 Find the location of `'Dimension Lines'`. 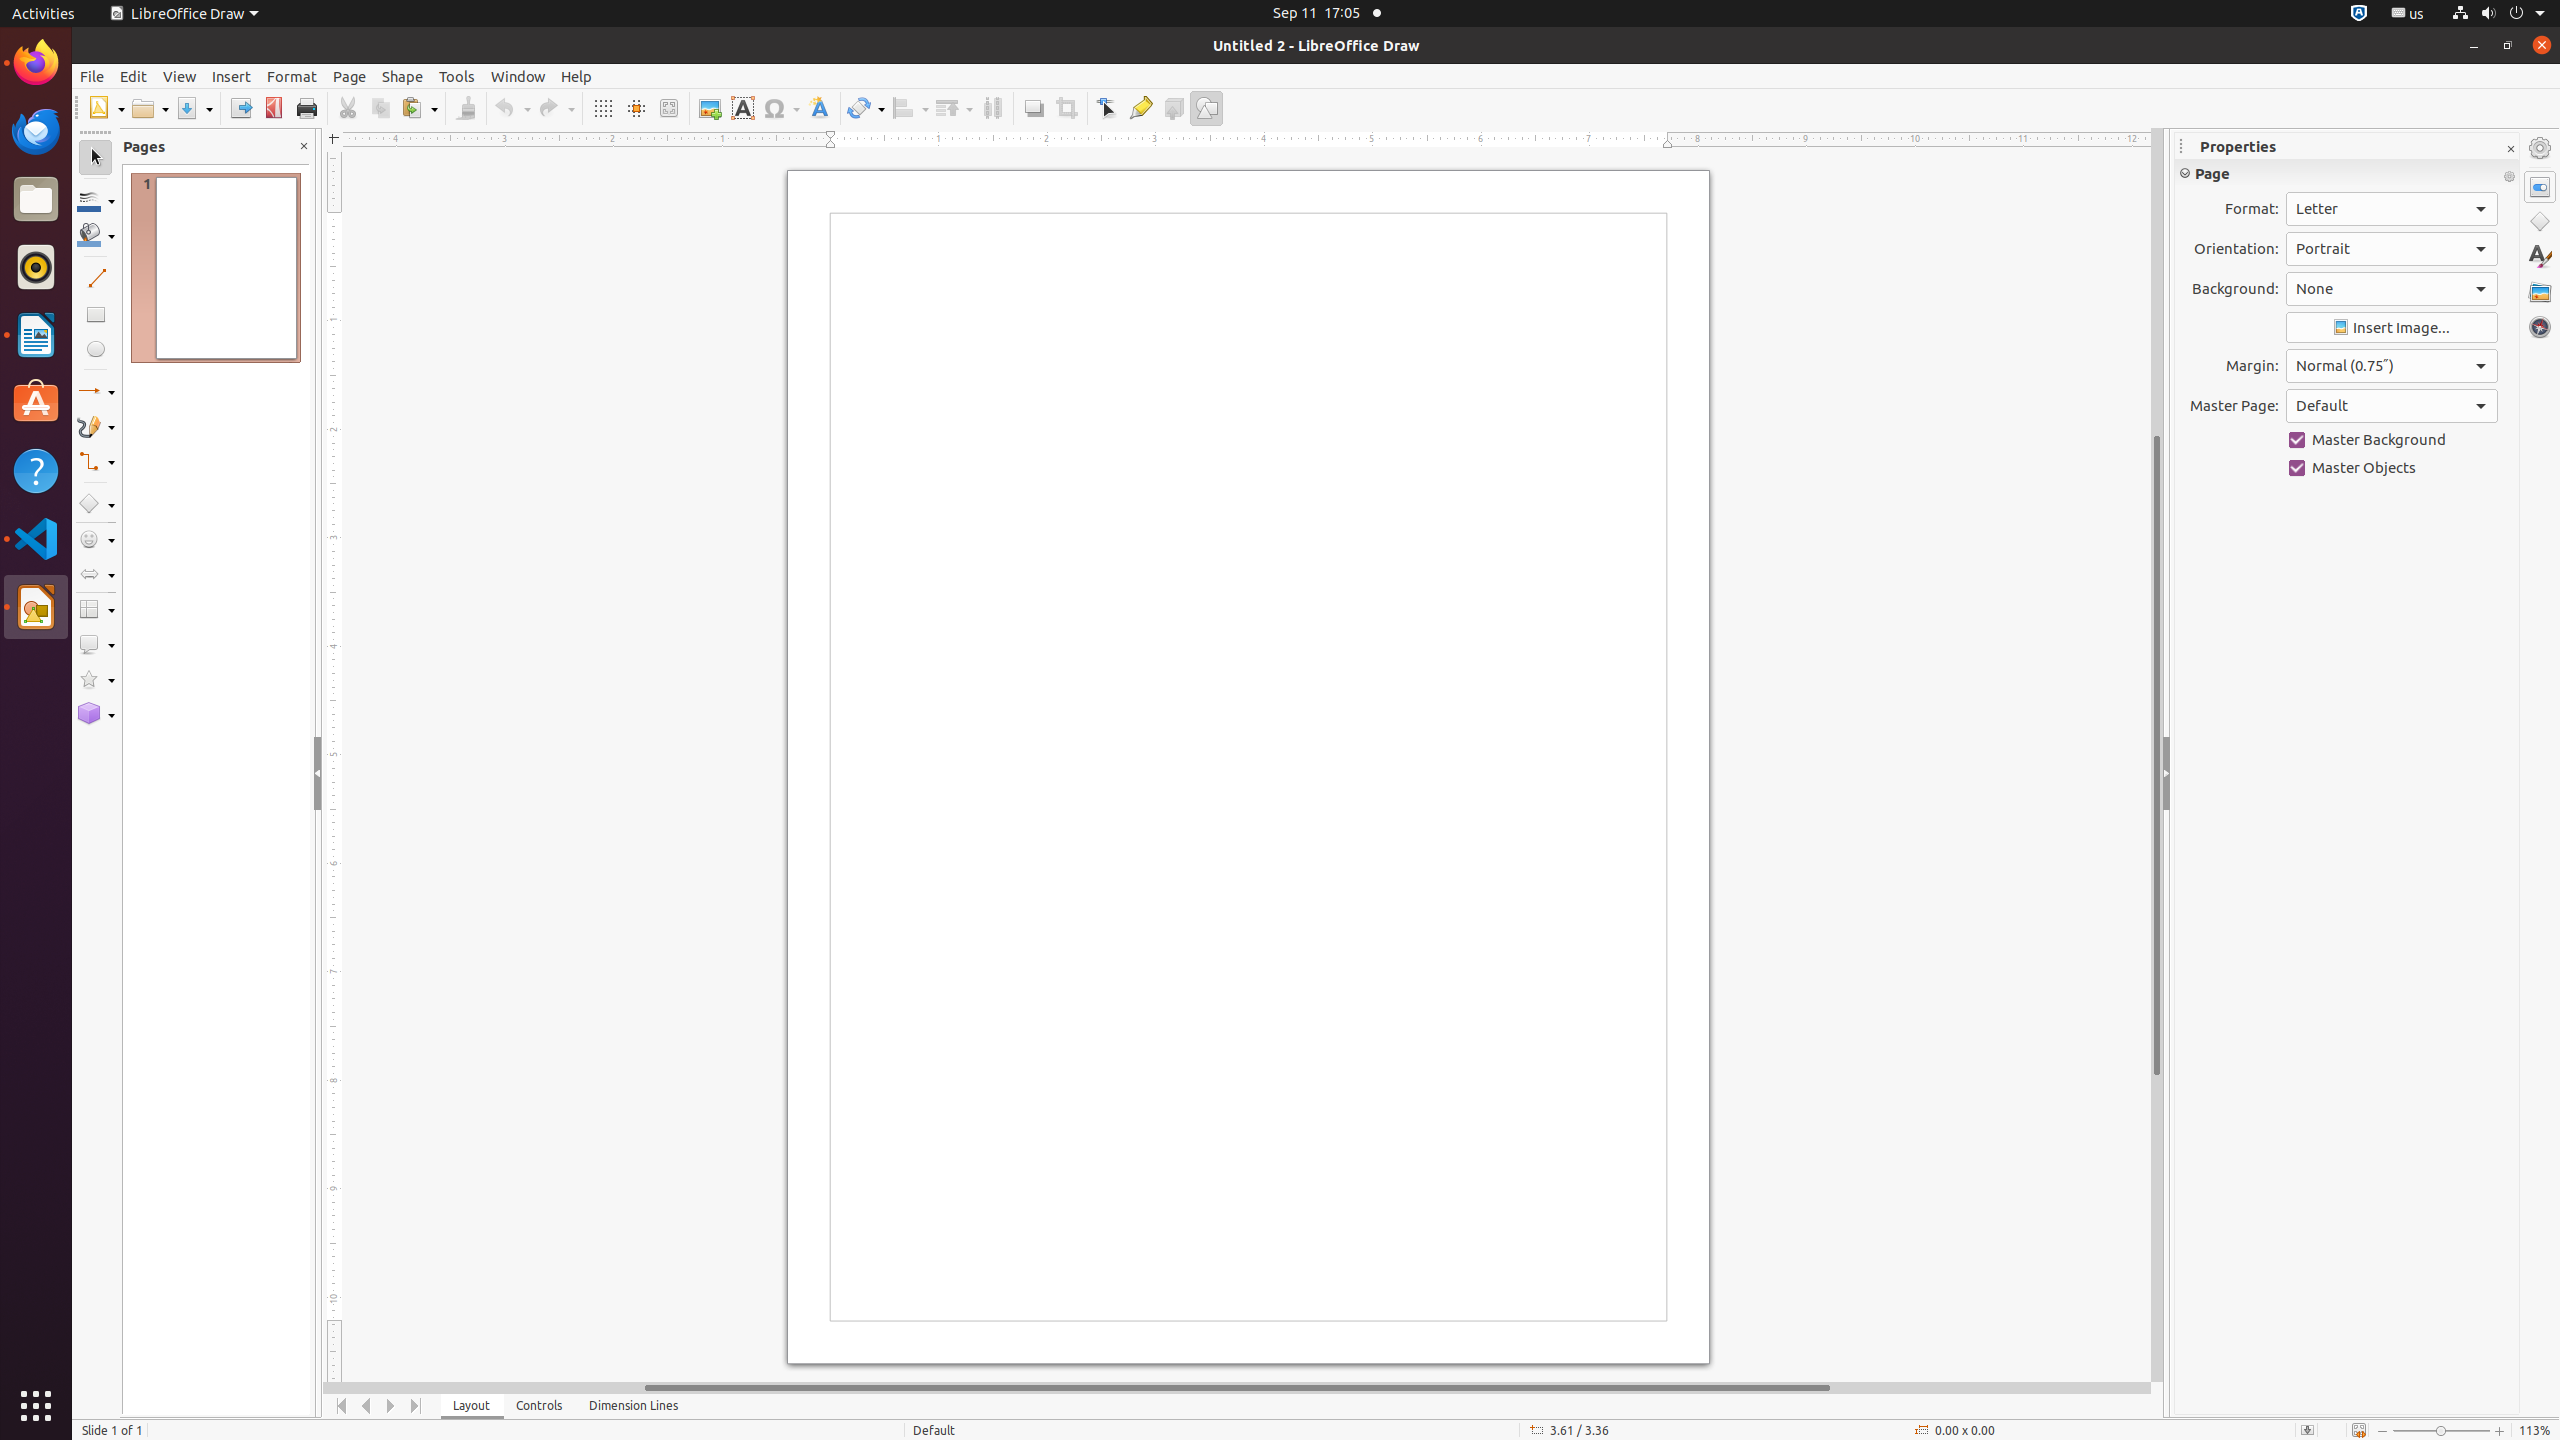

'Dimension Lines' is located at coordinates (633, 1405).